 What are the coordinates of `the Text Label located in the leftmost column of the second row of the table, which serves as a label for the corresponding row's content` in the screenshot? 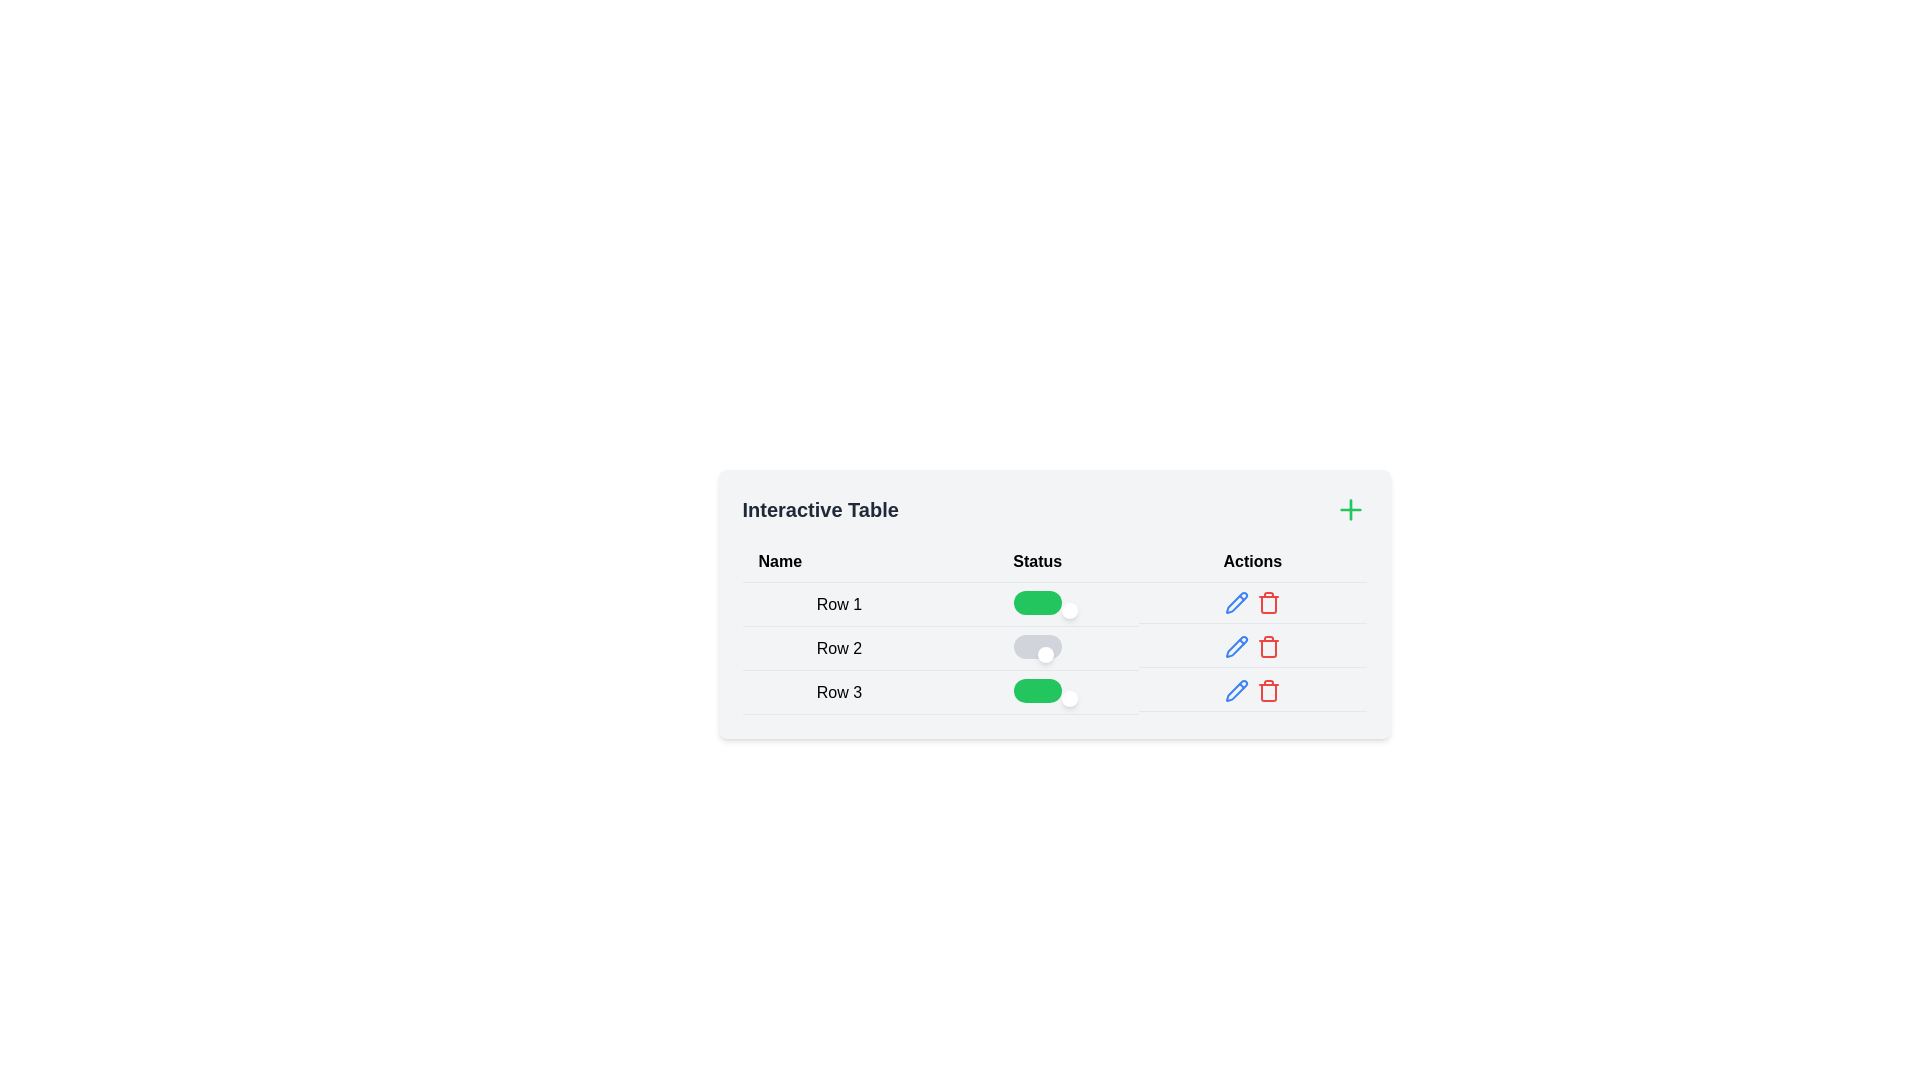 It's located at (839, 648).